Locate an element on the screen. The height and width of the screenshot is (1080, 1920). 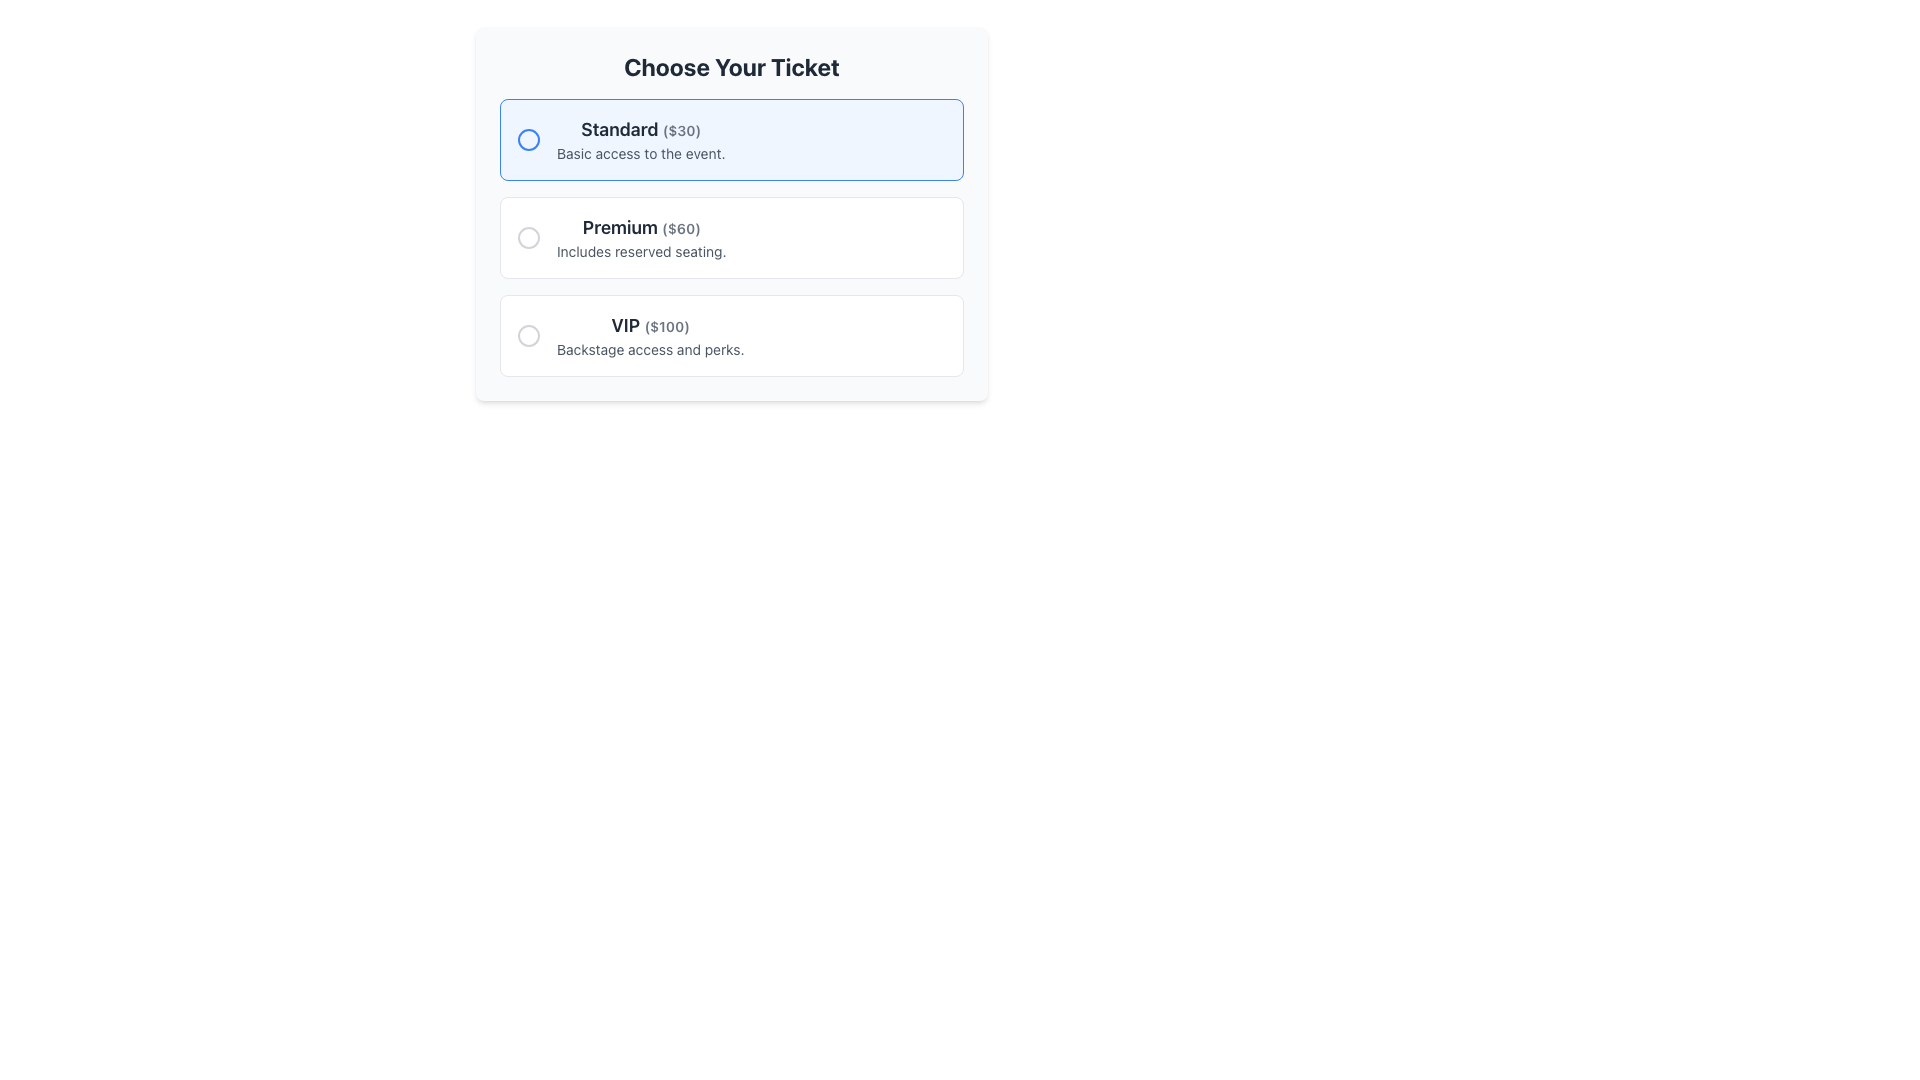
the price text label indicating the 'Premium' ticket option, located to the right of the 'Premium' label is located at coordinates (681, 227).